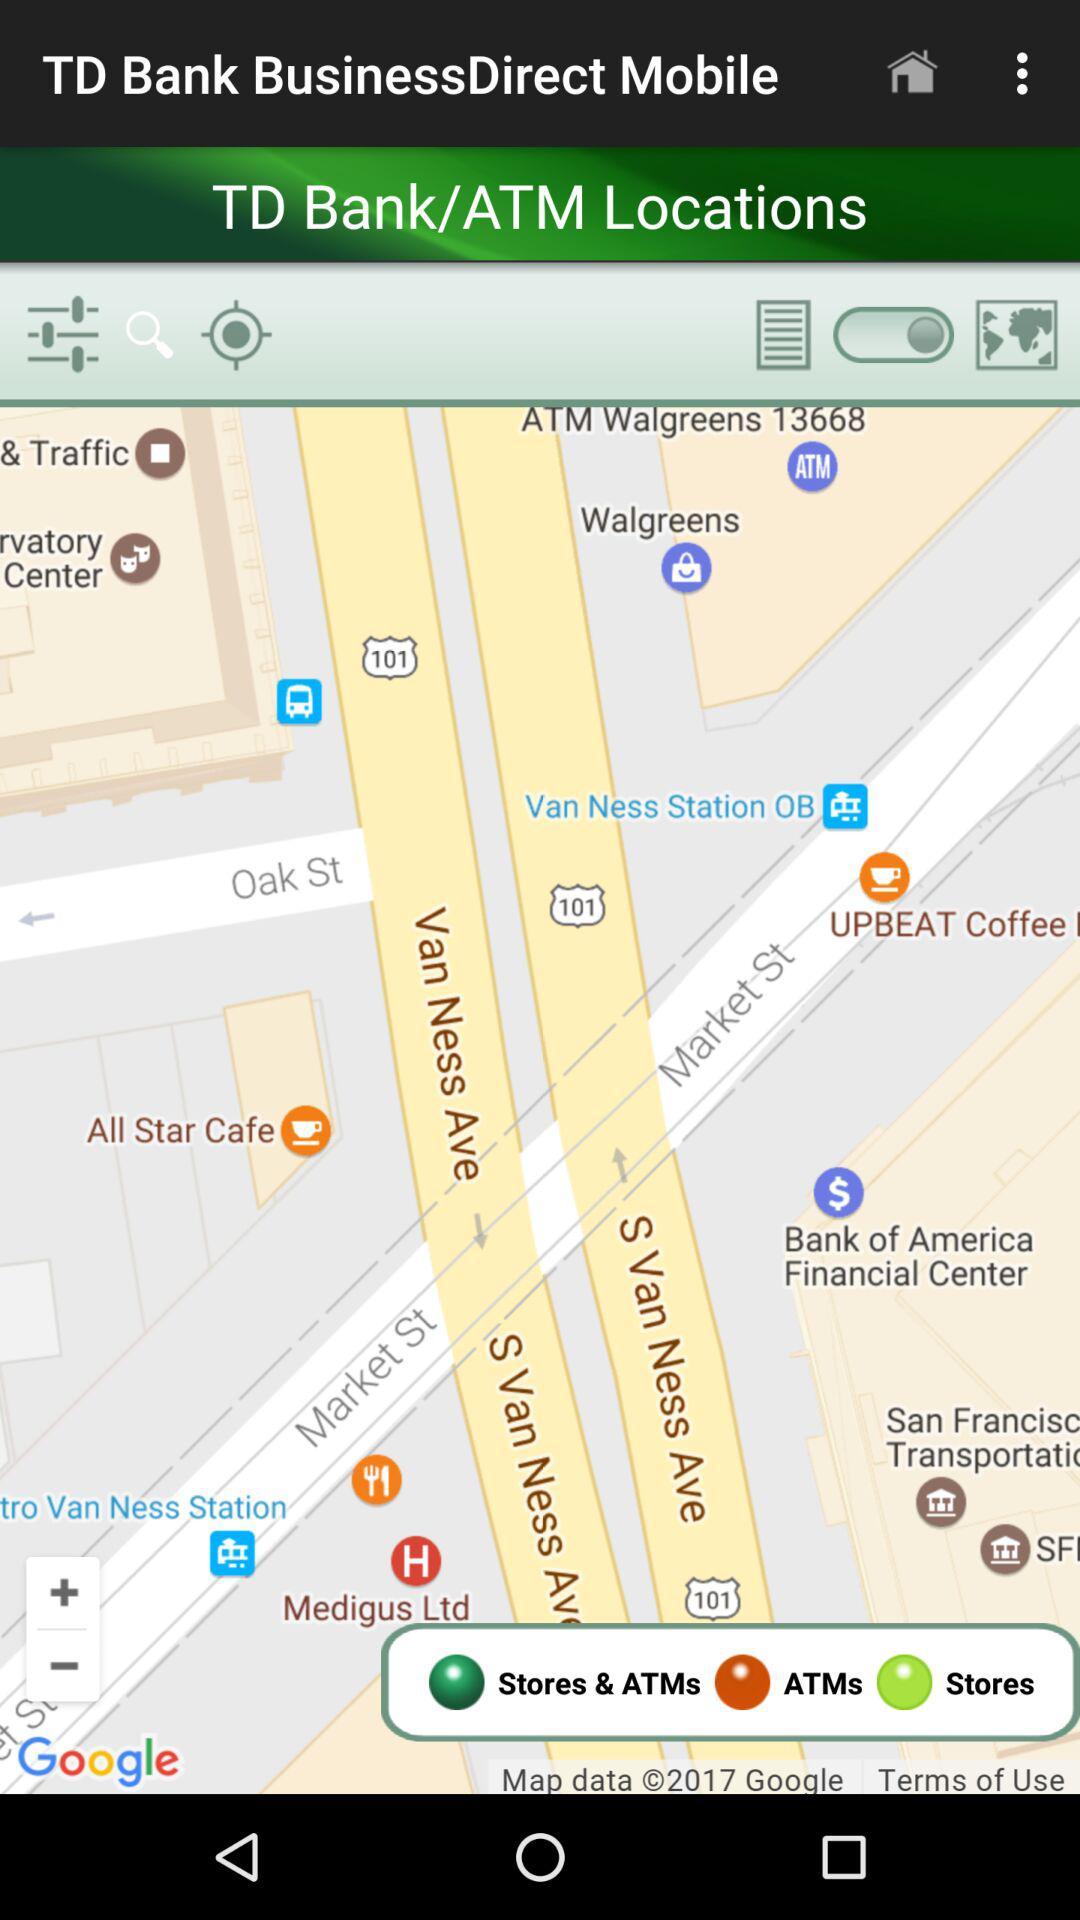 Image resolution: width=1080 pixels, height=1920 pixels. Describe the element at coordinates (1027, 73) in the screenshot. I see `more option which is on the top right corner of the page` at that location.